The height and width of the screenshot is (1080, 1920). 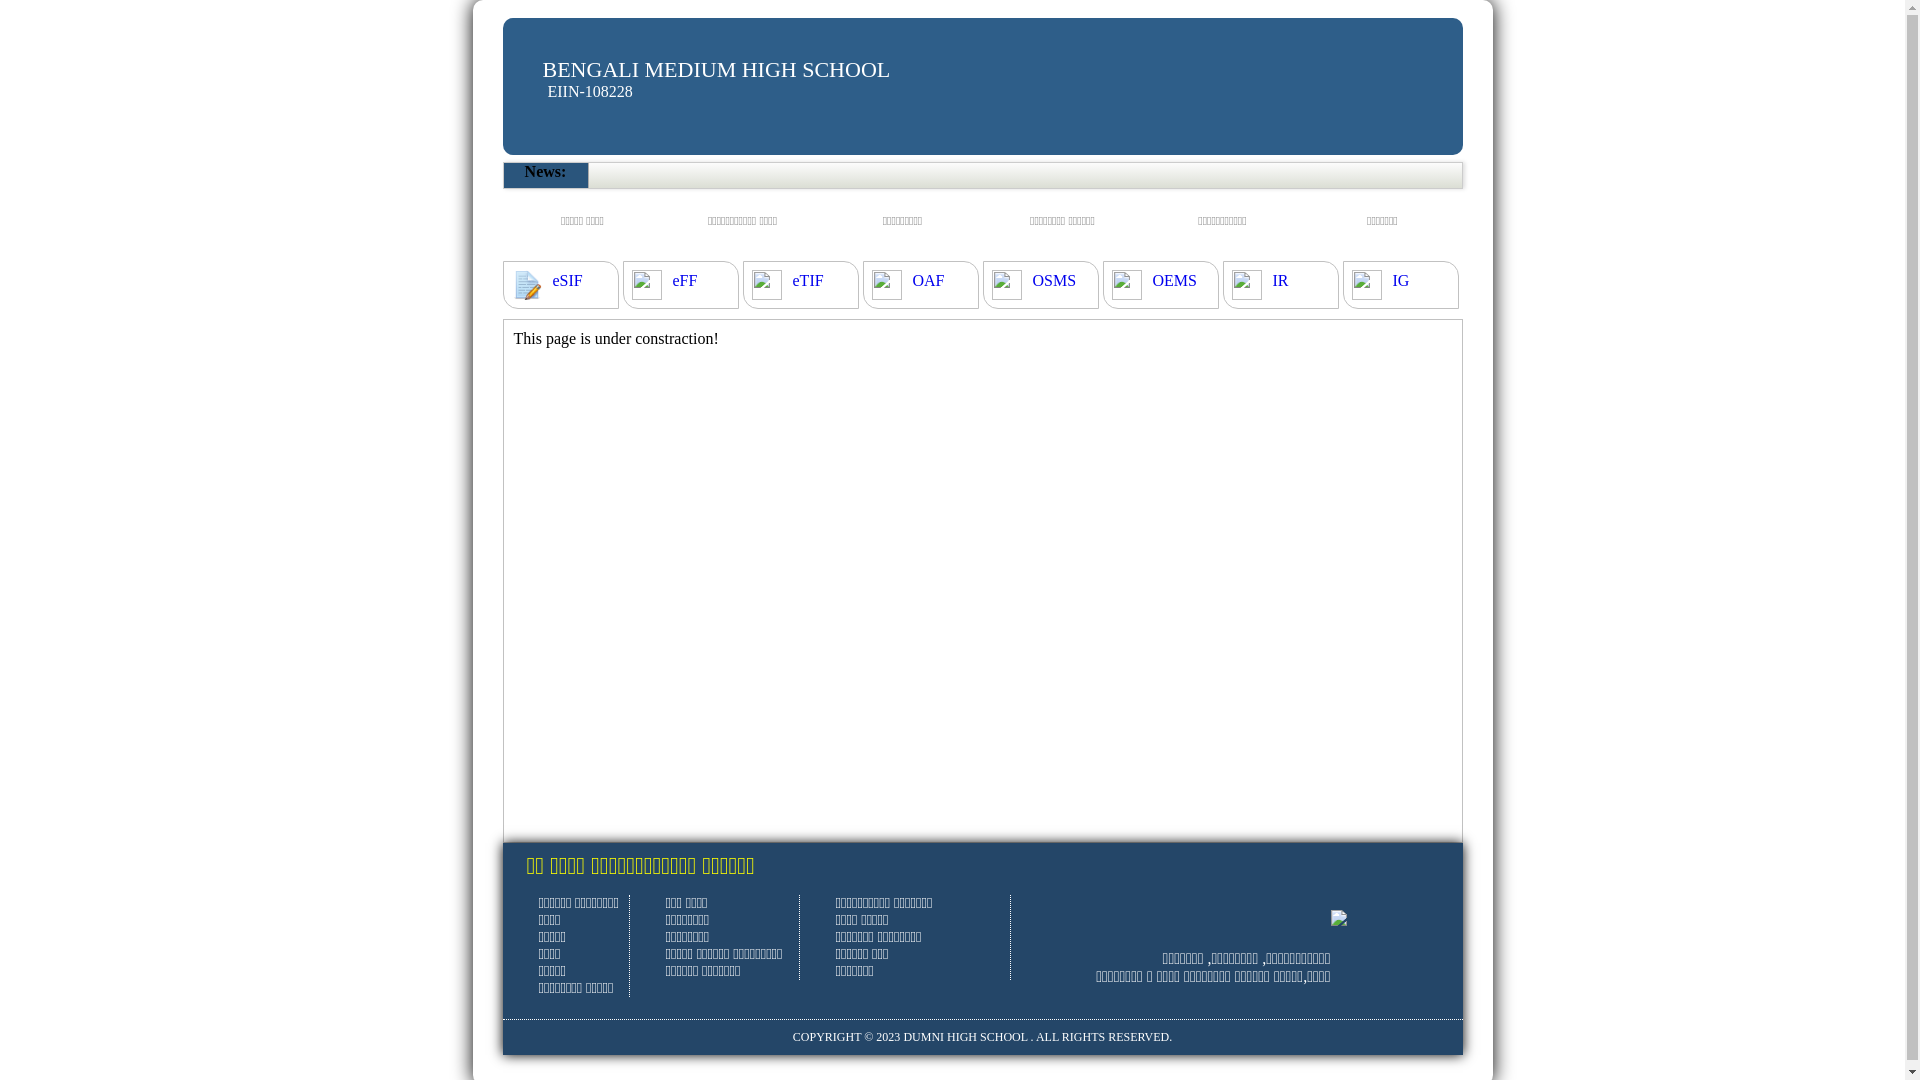 I want to click on 'eTIF', so click(x=807, y=281).